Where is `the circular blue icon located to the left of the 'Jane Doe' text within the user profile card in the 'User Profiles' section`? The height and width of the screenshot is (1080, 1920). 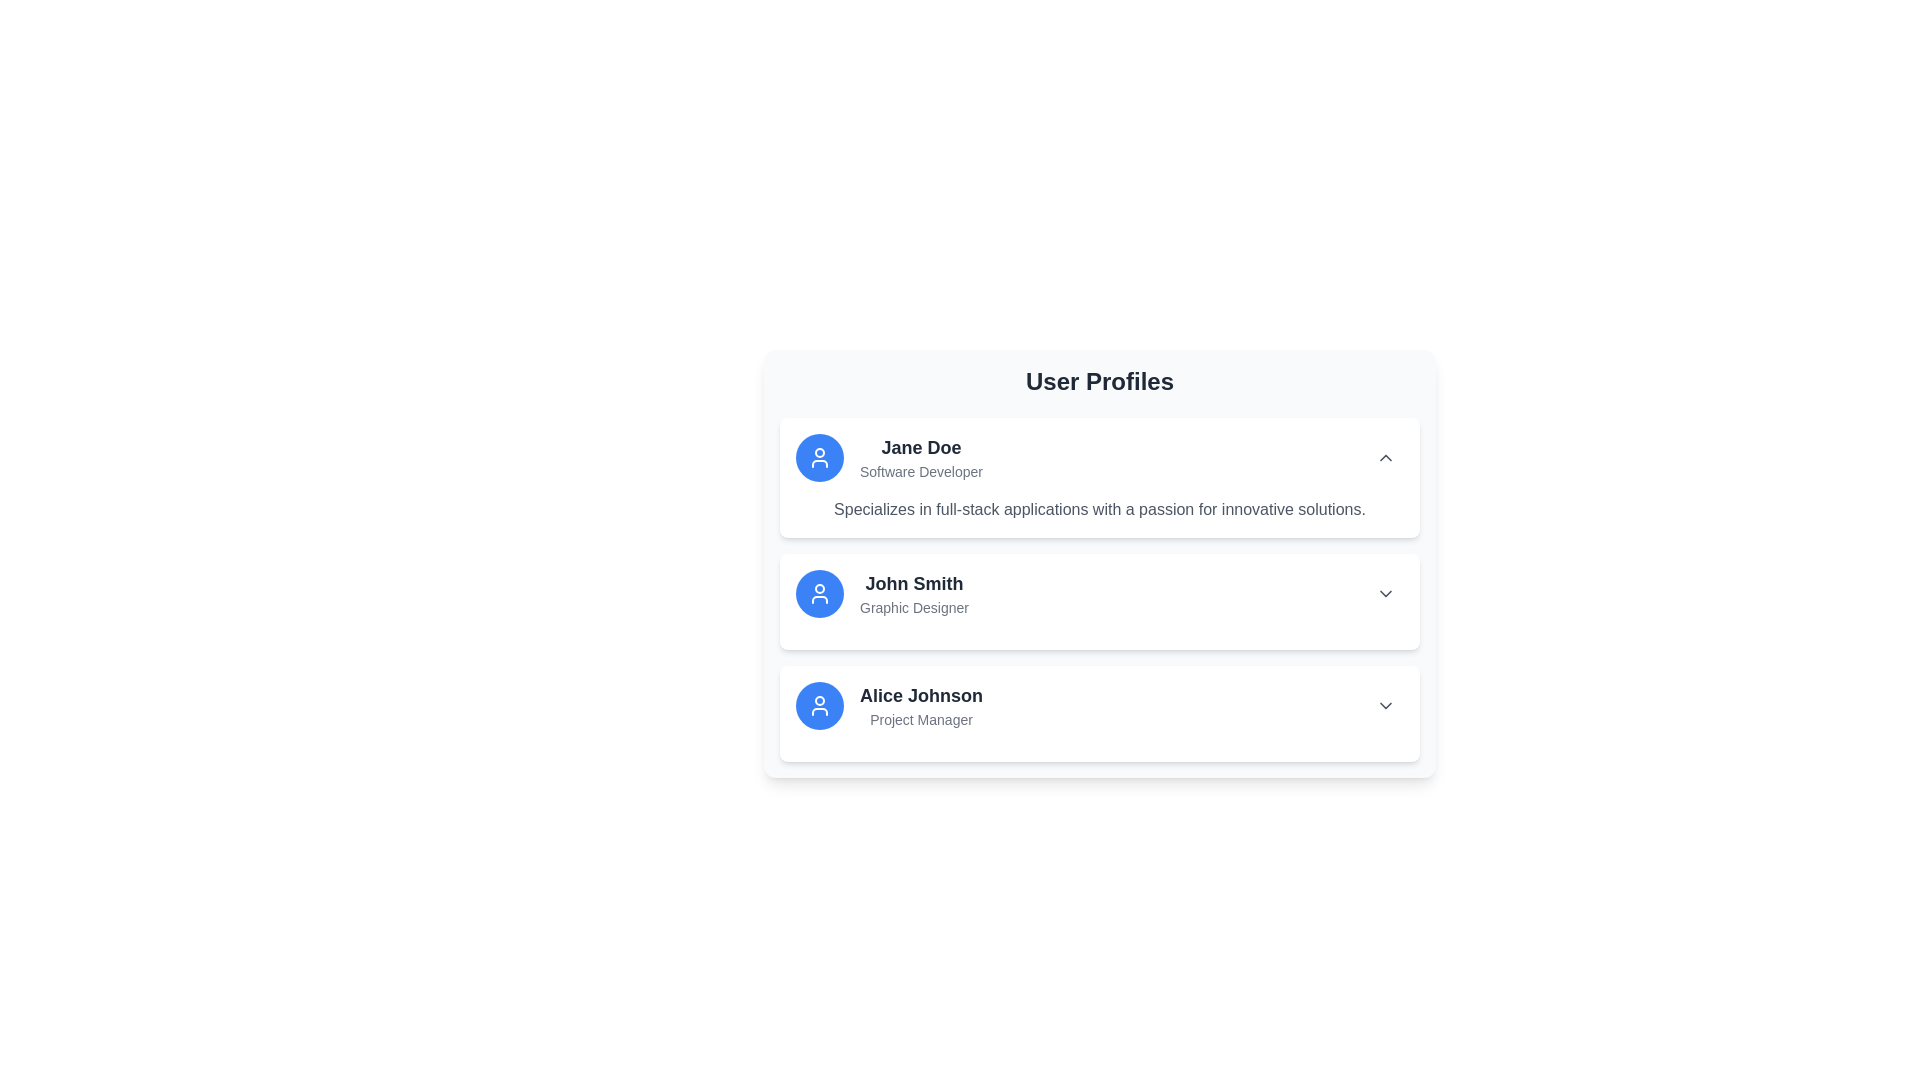
the circular blue icon located to the left of the 'Jane Doe' text within the user profile card in the 'User Profiles' section is located at coordinates (820, 458).